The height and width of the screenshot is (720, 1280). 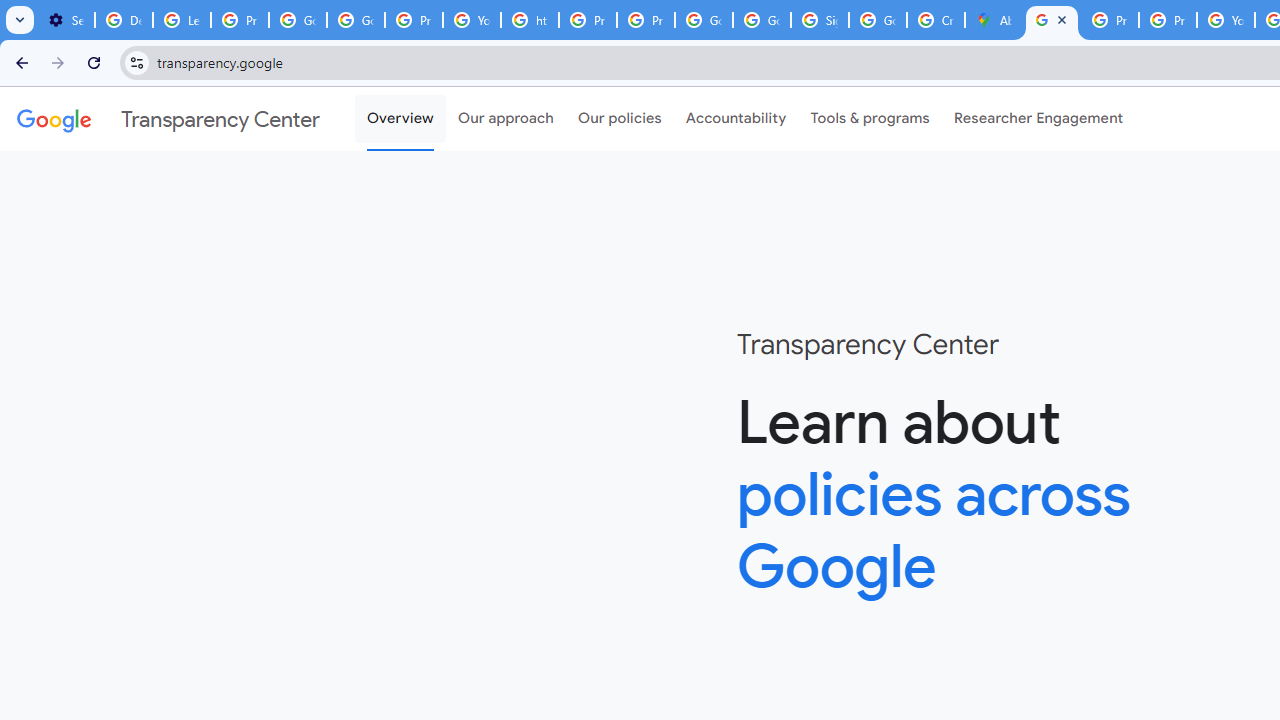 What do you see at coordinates (529, 20) in the screenshot?
I see `'https://scholar.google.com/'` at bounding box center [529, 20].